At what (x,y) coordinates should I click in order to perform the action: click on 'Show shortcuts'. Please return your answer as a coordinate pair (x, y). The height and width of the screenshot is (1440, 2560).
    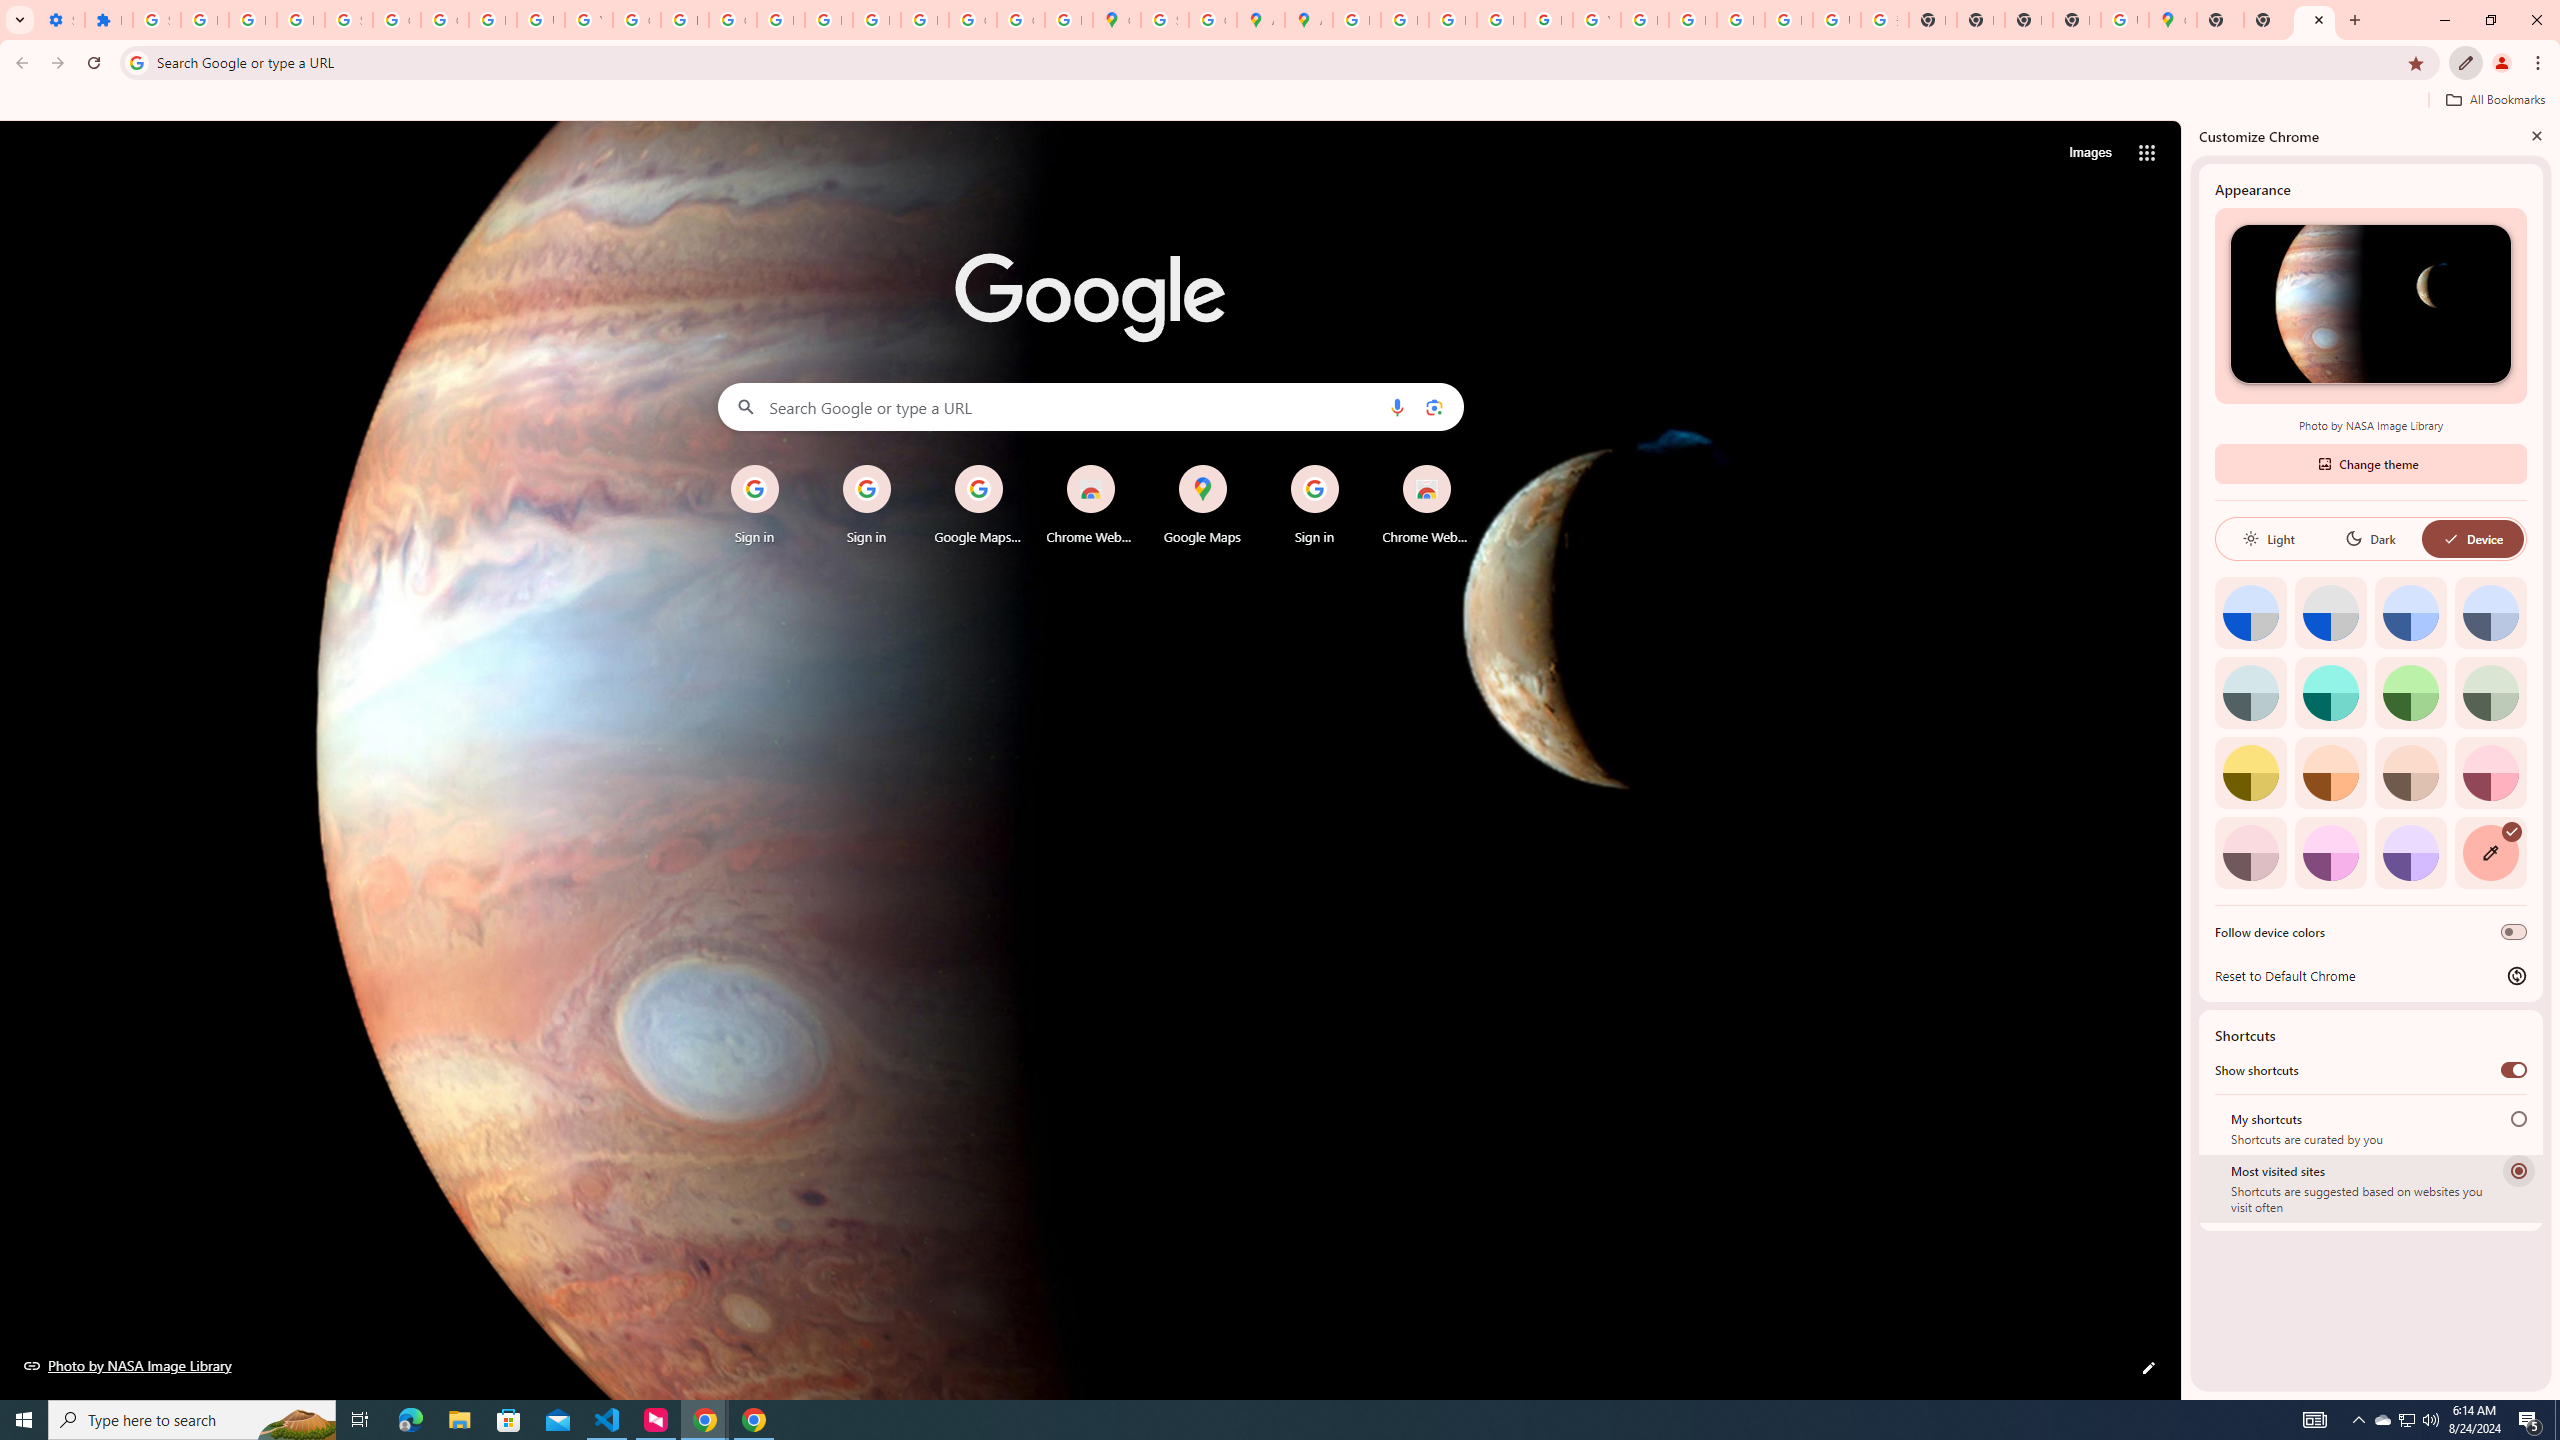
    Looking at the image, I should click on (2512, 1068).